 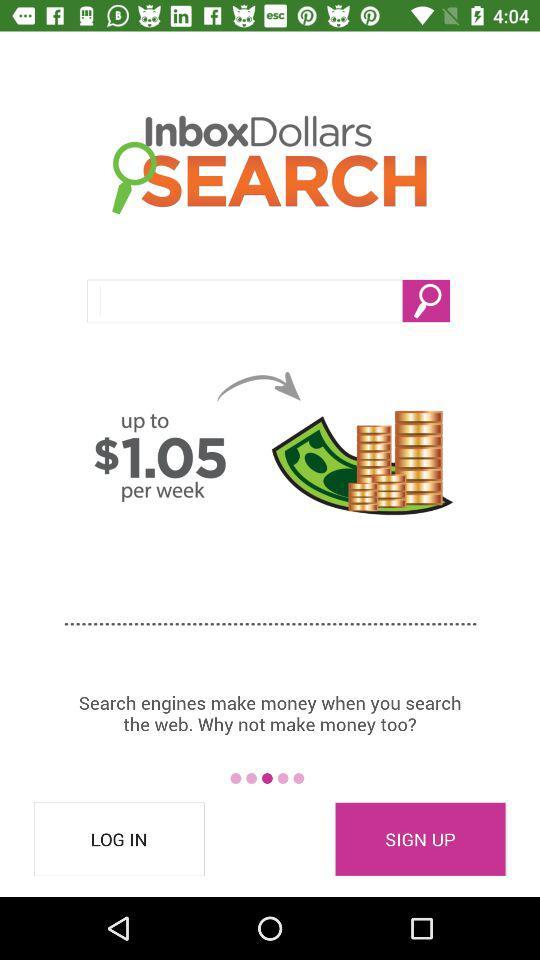 I want to click on the icon next to log in icon, so click(x=419, y=839).